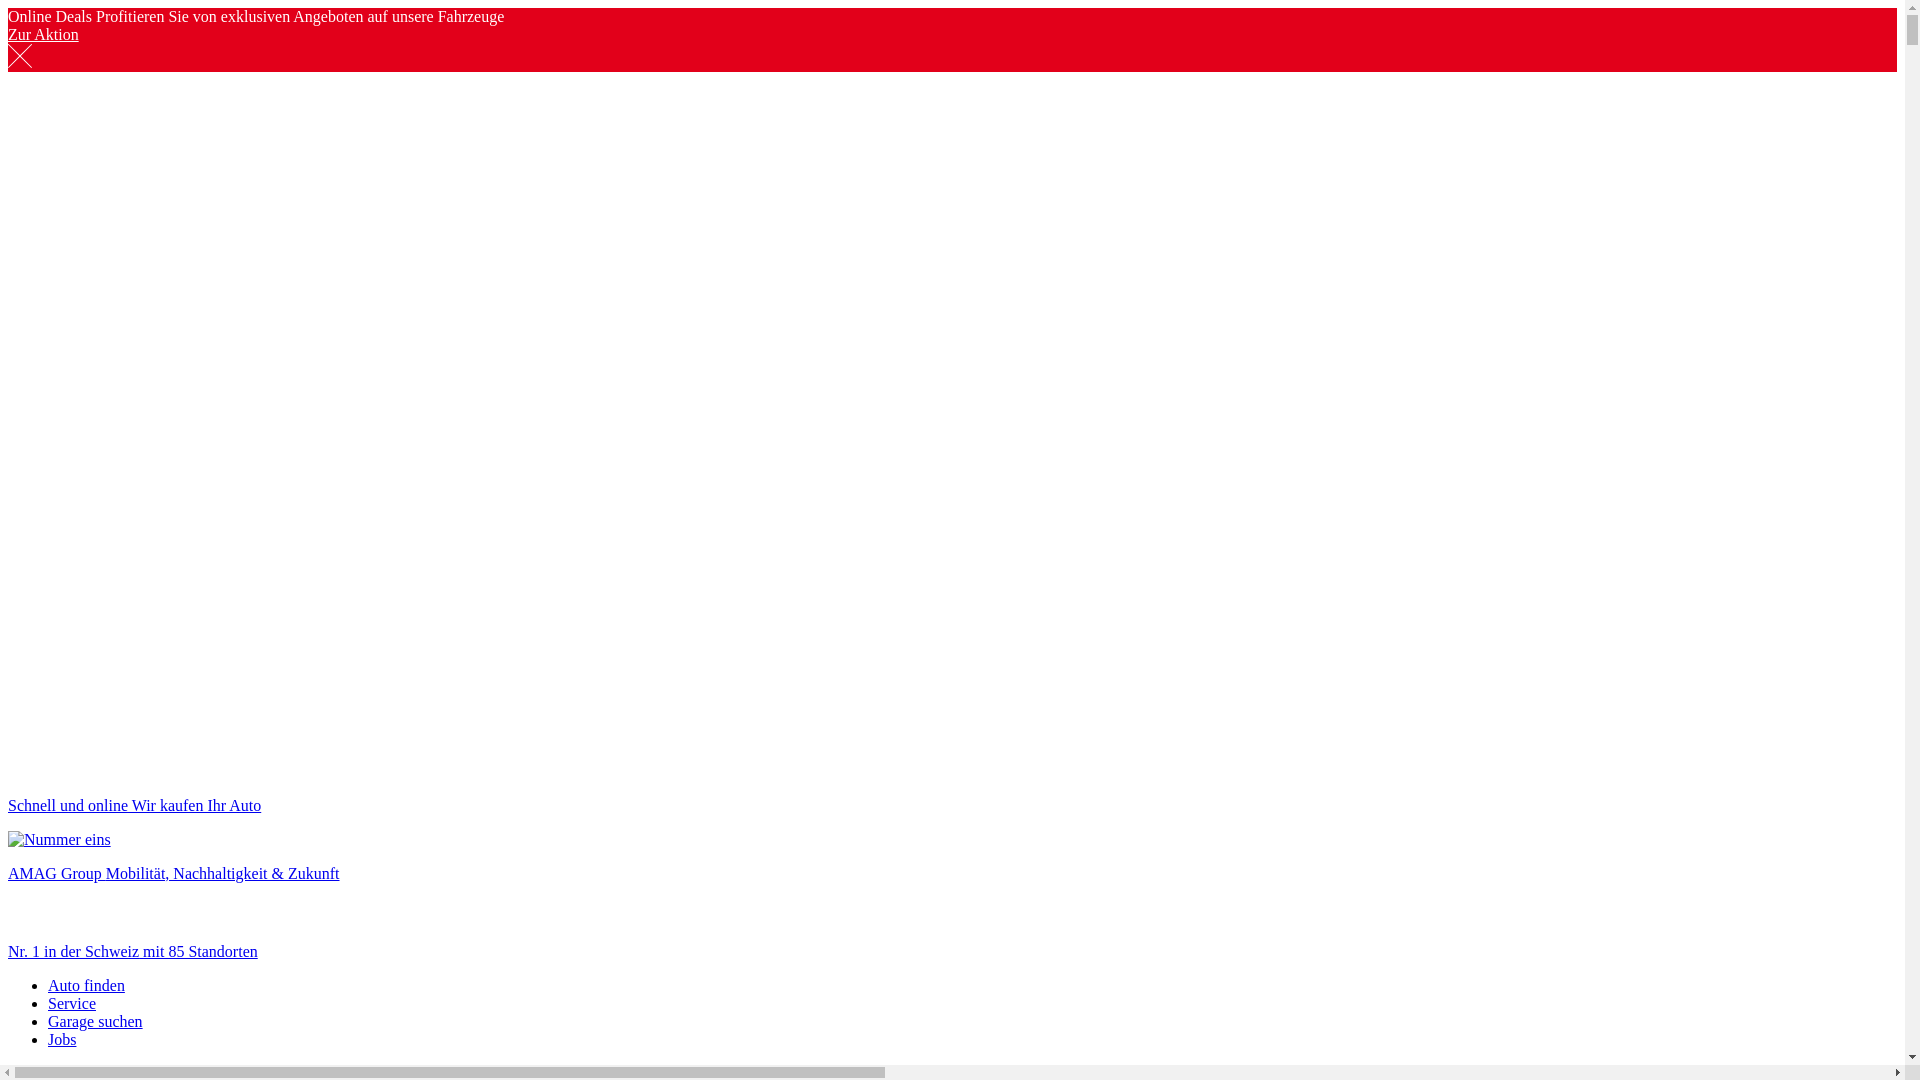 This screenshot has width=1920, height=1080. What do you see at coordinates (94, 1021) in the screenshot?
I see `'Garage suchen'` at bounding box center [94, 1021].